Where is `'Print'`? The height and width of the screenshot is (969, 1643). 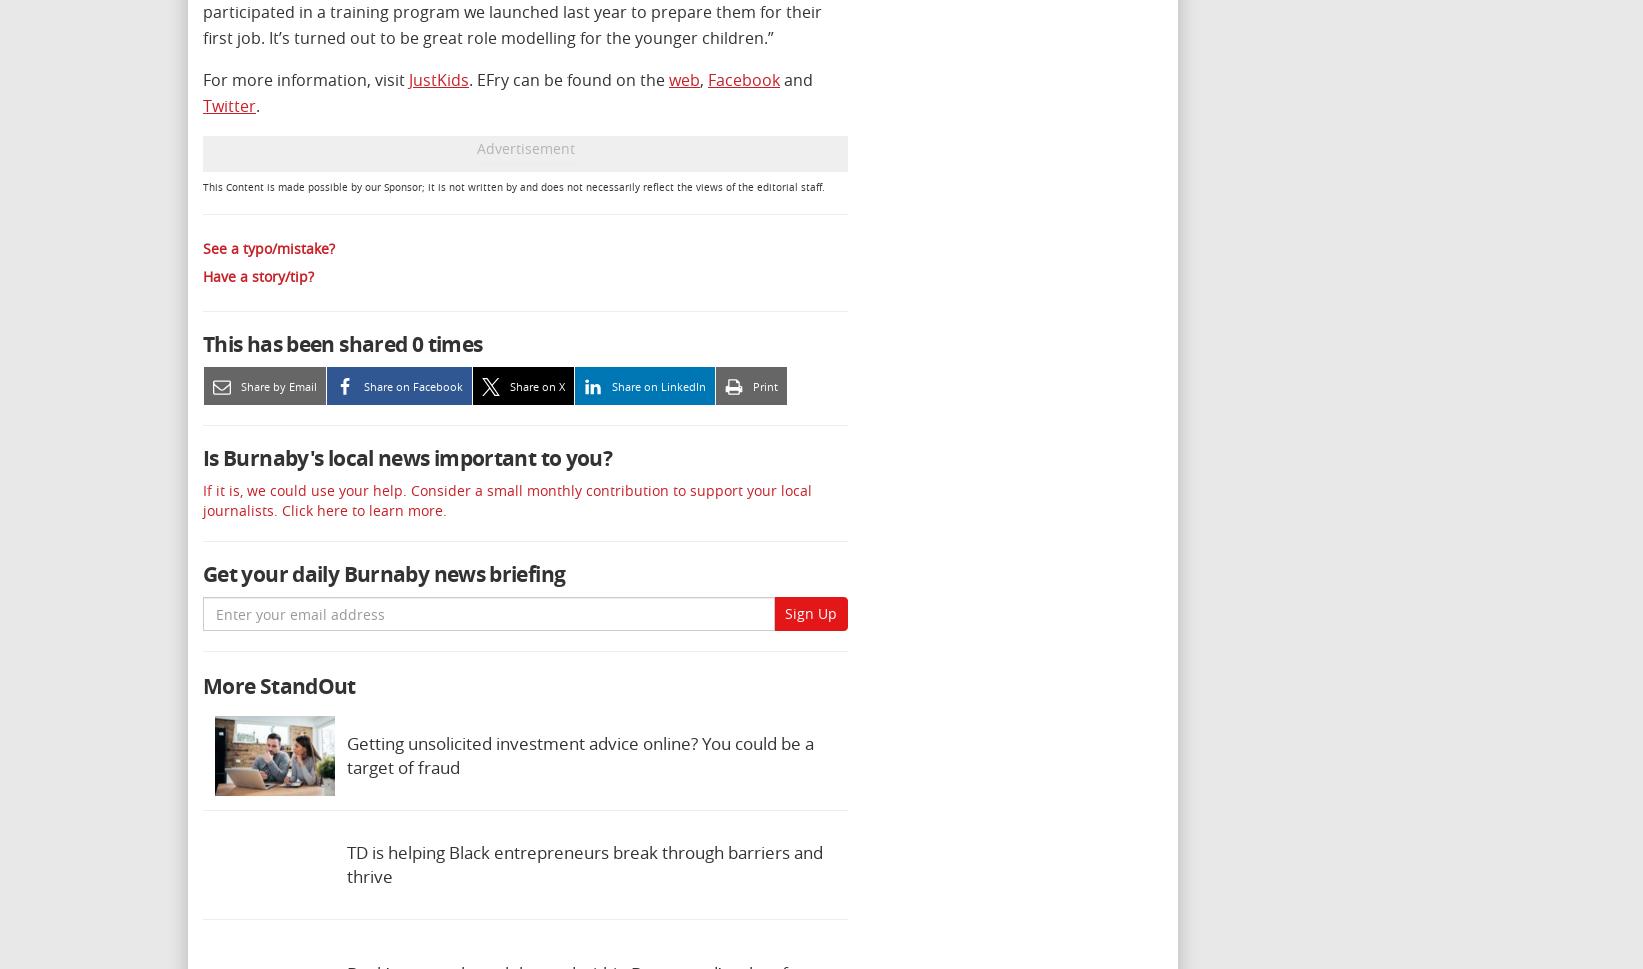
'Print' is located at coordinates (765, 385).